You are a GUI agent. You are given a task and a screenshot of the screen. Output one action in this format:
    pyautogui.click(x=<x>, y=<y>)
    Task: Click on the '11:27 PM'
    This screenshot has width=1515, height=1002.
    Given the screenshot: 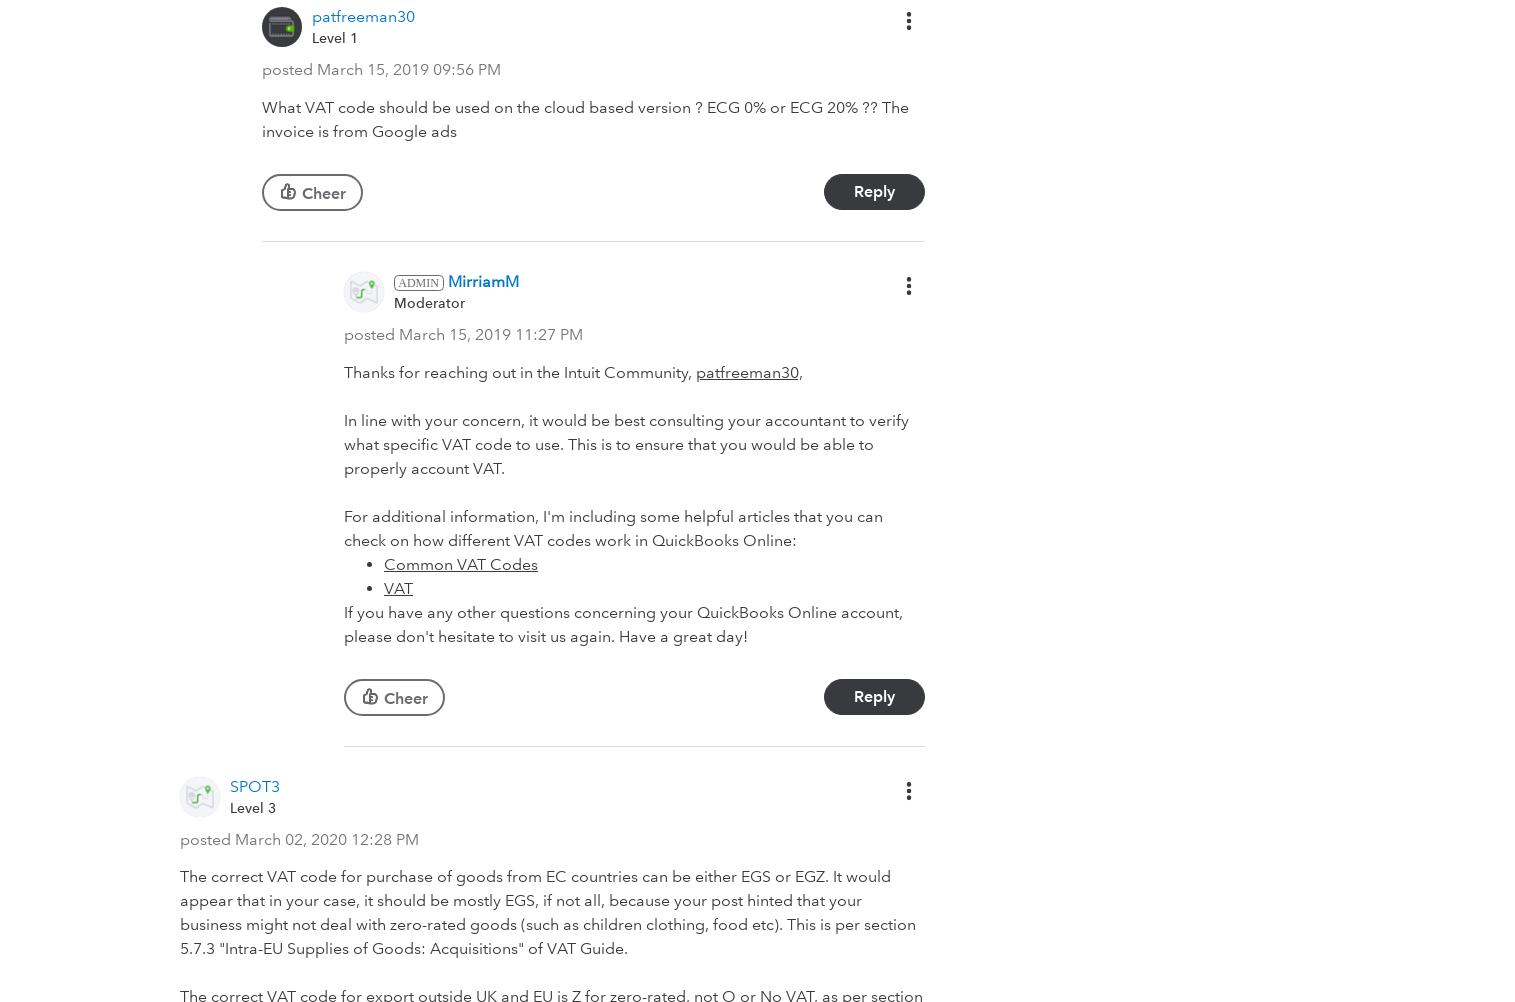 What is the action you would take?
    pyautogui.click(x=548, y=332)
    